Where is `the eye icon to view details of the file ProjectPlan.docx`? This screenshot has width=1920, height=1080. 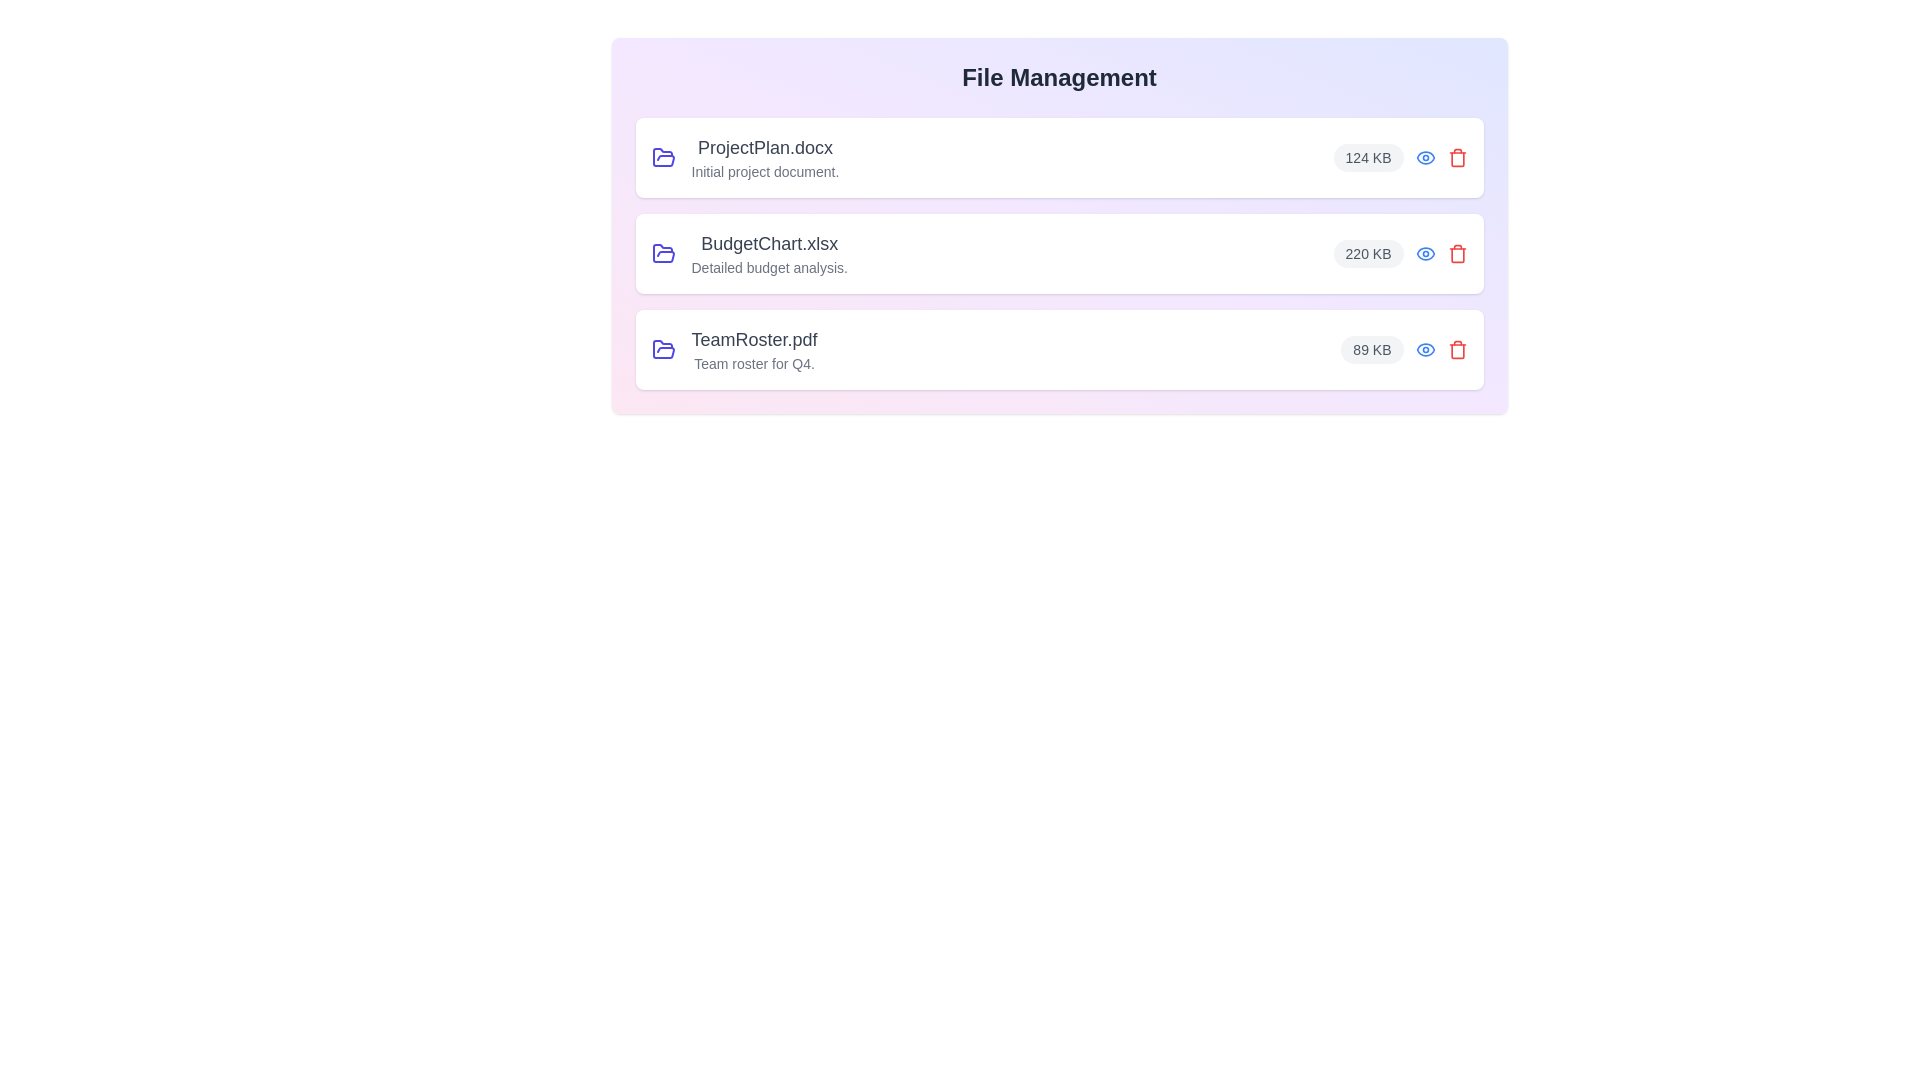 the eye icon to view details of the file ProjectPlan.docx is located at coordinates (1424, 157).